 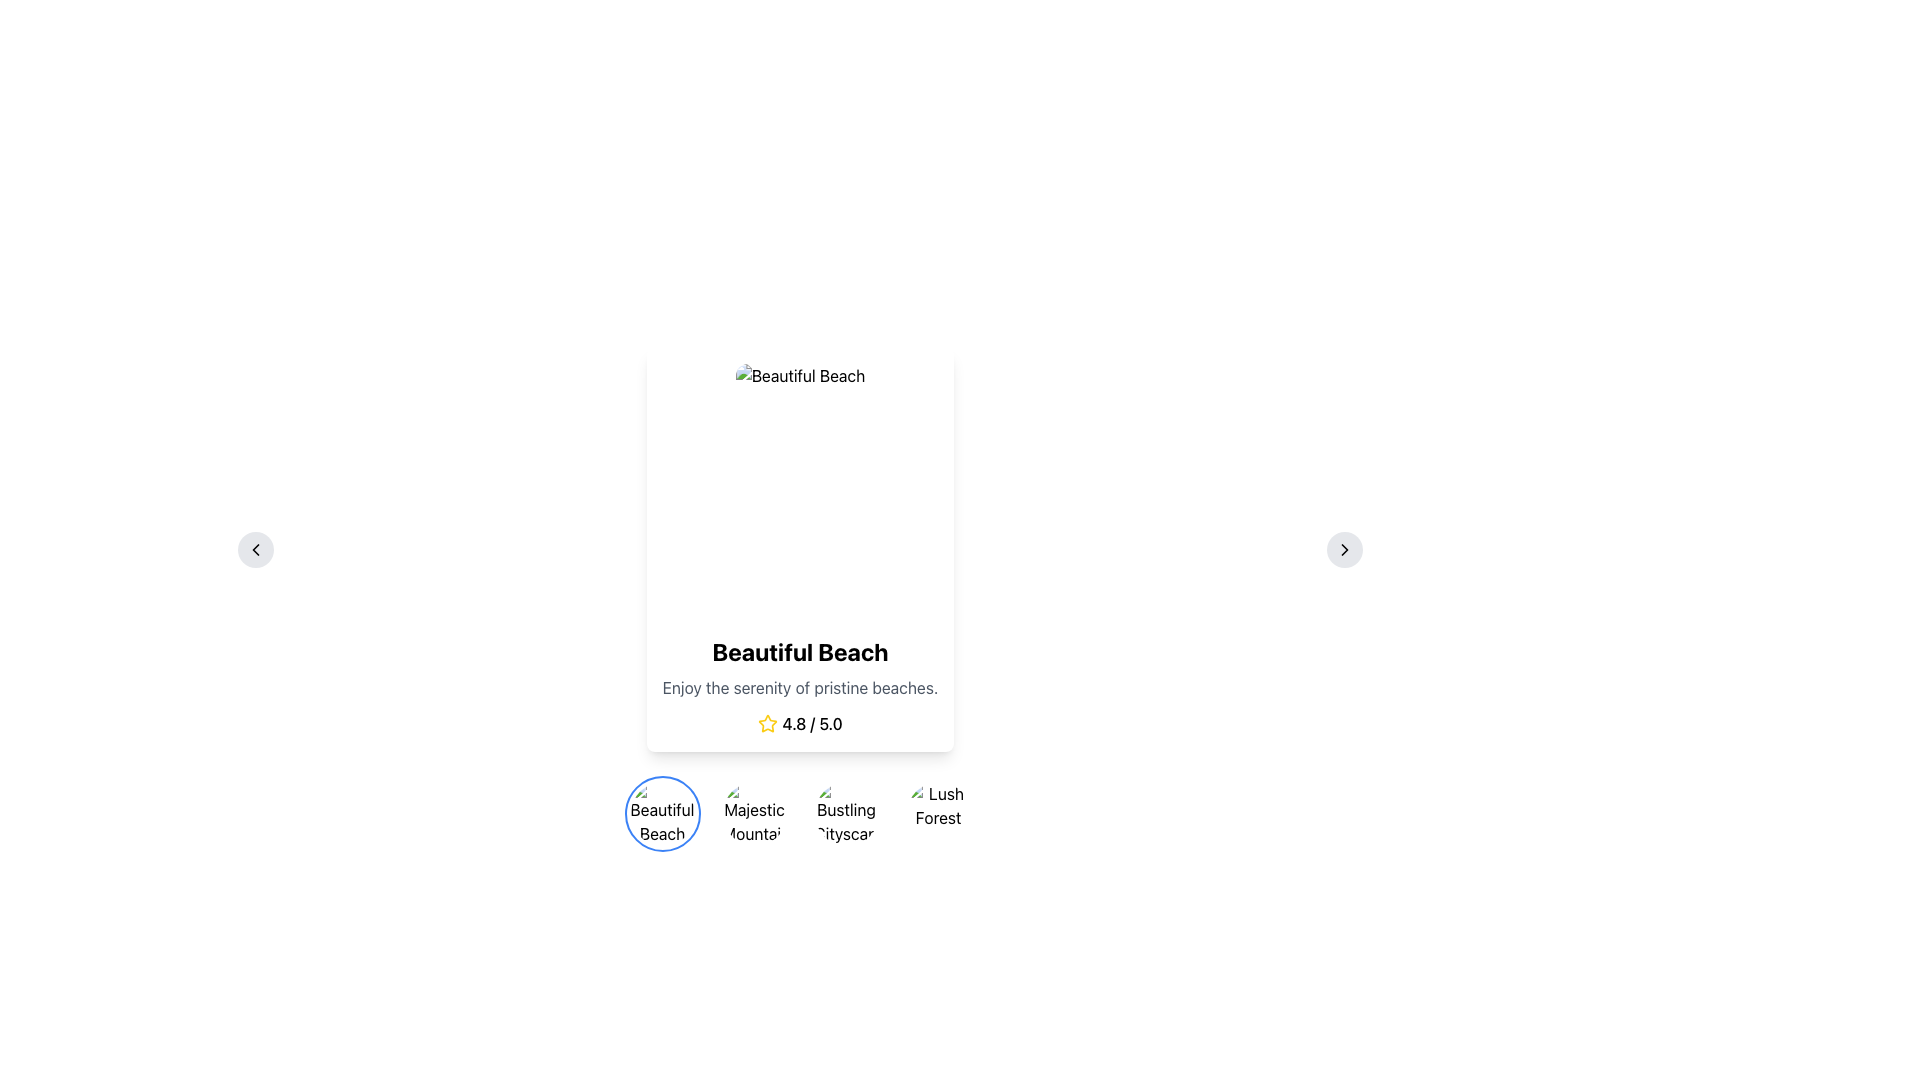 I want to click on the circular icon labeled 'Bustling Cityscape', so click(x=846, y=813).